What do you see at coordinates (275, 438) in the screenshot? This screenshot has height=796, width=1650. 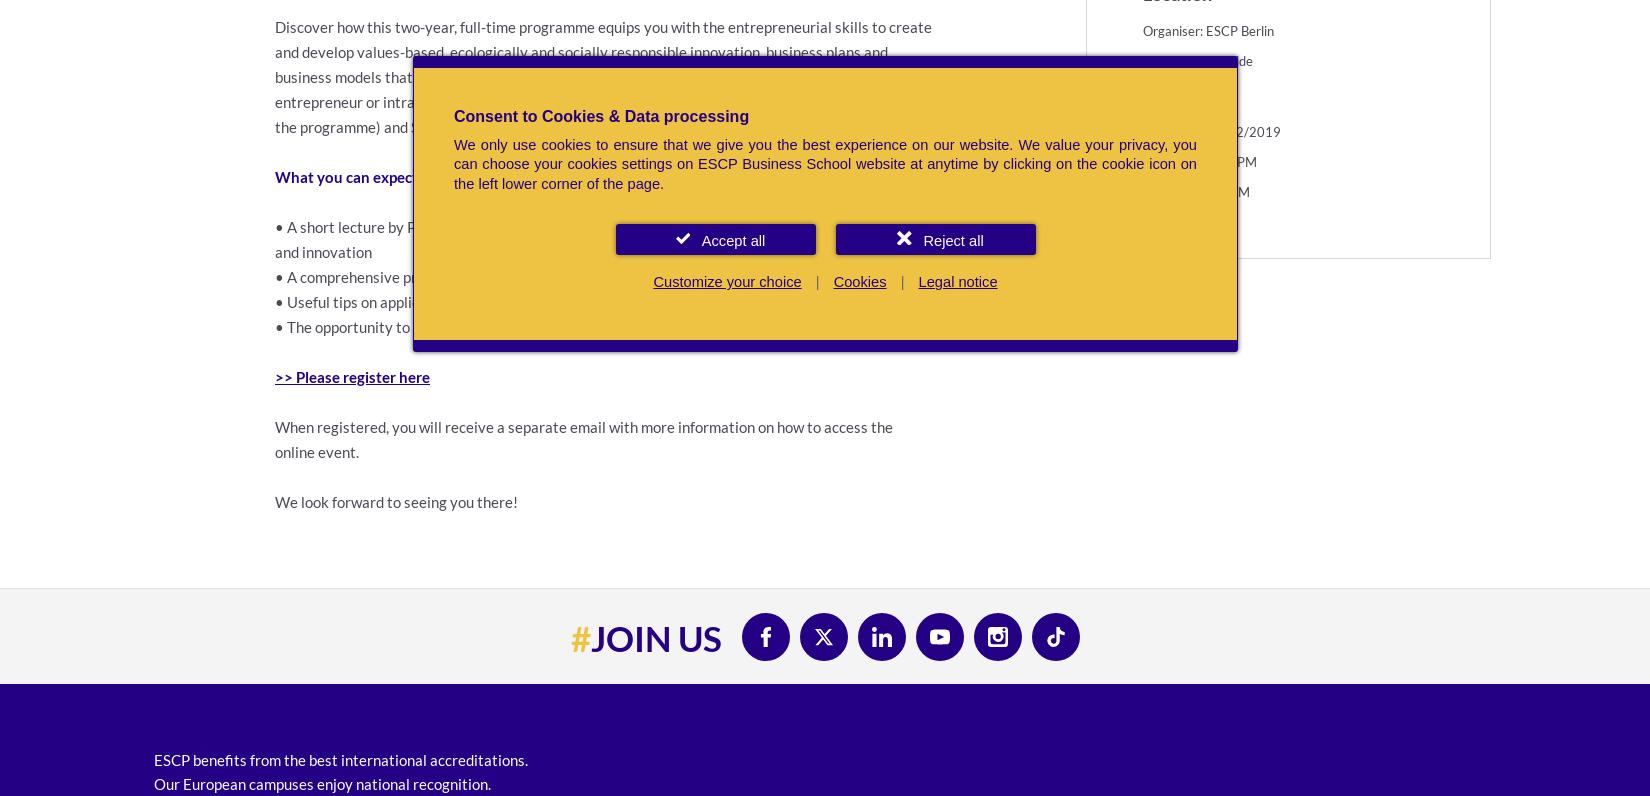 I see `'When registered, you will receive a separate email with more information on how to access the online event.'` at bounding box center [275, 438].